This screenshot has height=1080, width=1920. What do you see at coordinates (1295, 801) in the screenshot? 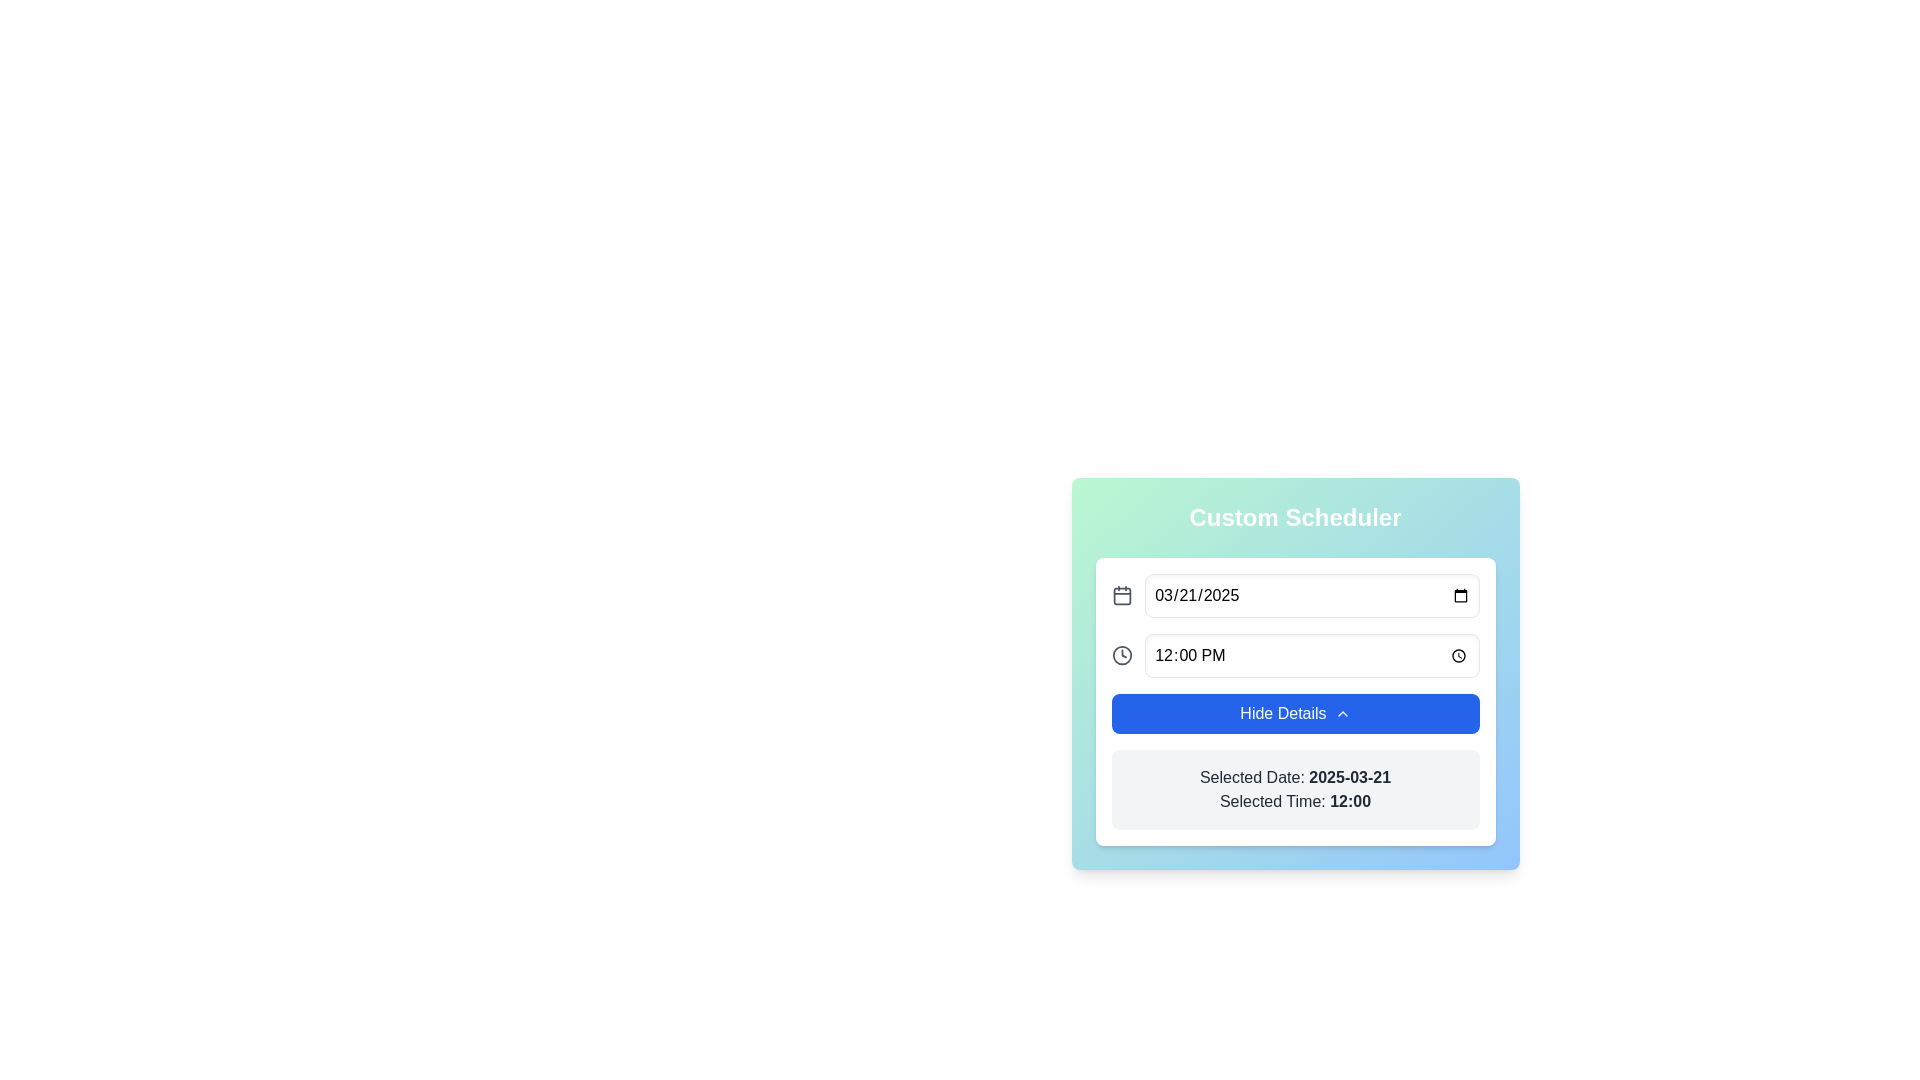
I see `static text display element that shows 'Selected Time: 12:00', which is styled in gray with the time emphasized in bold` at bounding box center [1295, 801].